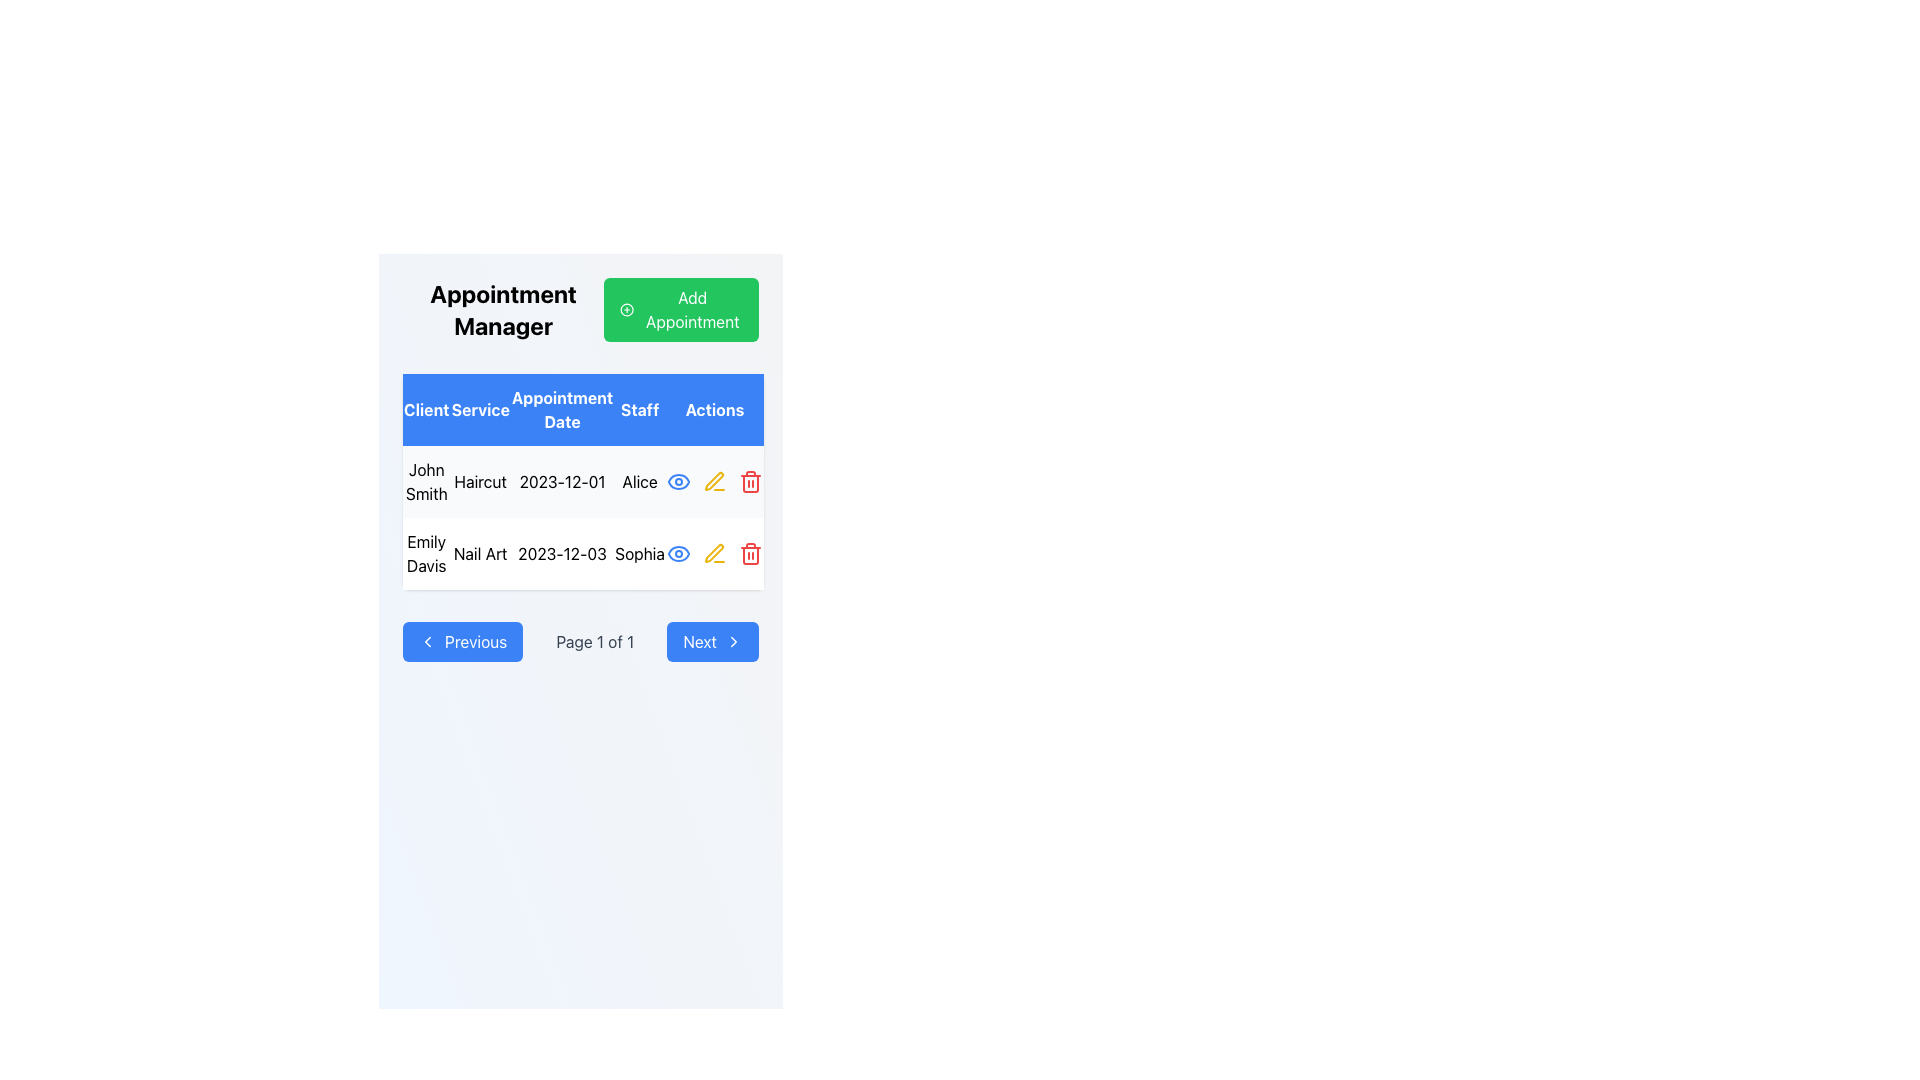 The image size is (1920, 1080). Describe the element at coordinates (579, 641) in the screenshot. I see `the central text area of the pagination bar that displays 'Page 1 of 1' for possible page information` at that location.